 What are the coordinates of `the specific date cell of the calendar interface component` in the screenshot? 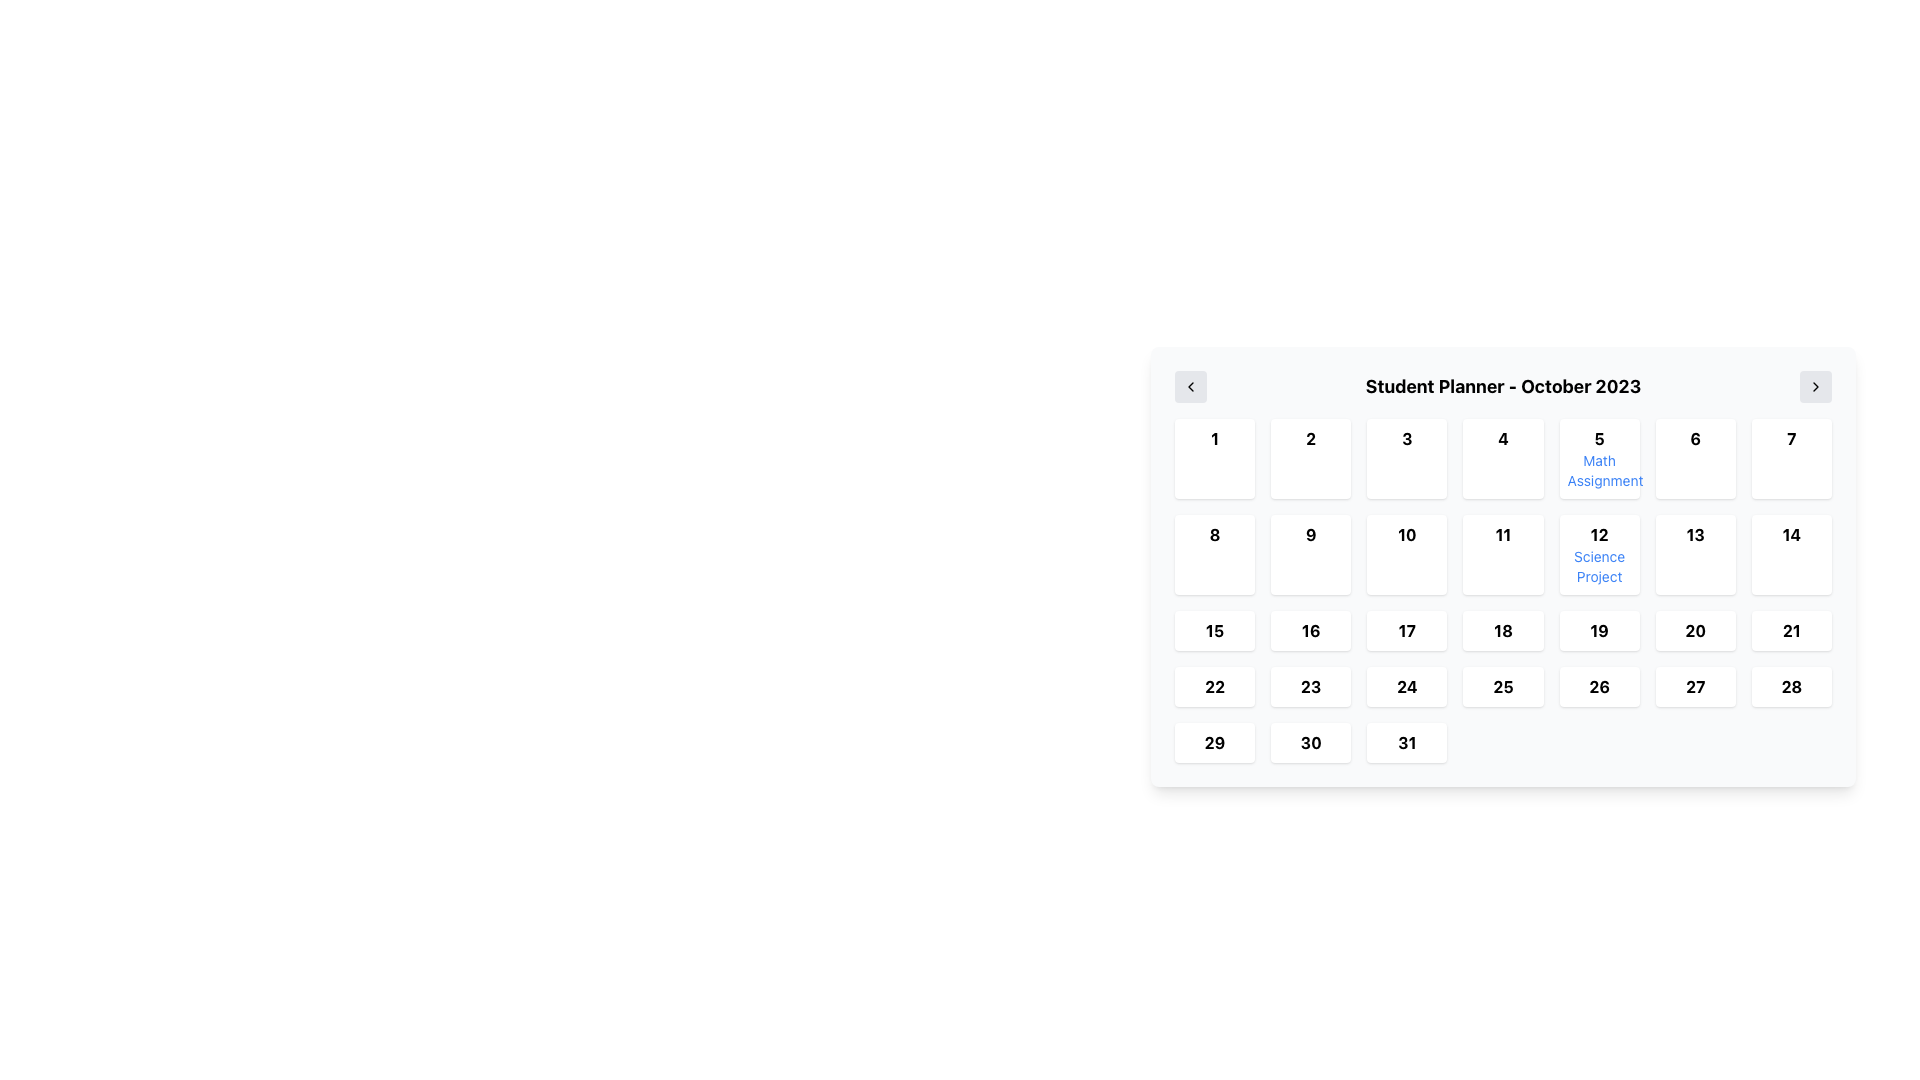 It's located at (1503, 566).